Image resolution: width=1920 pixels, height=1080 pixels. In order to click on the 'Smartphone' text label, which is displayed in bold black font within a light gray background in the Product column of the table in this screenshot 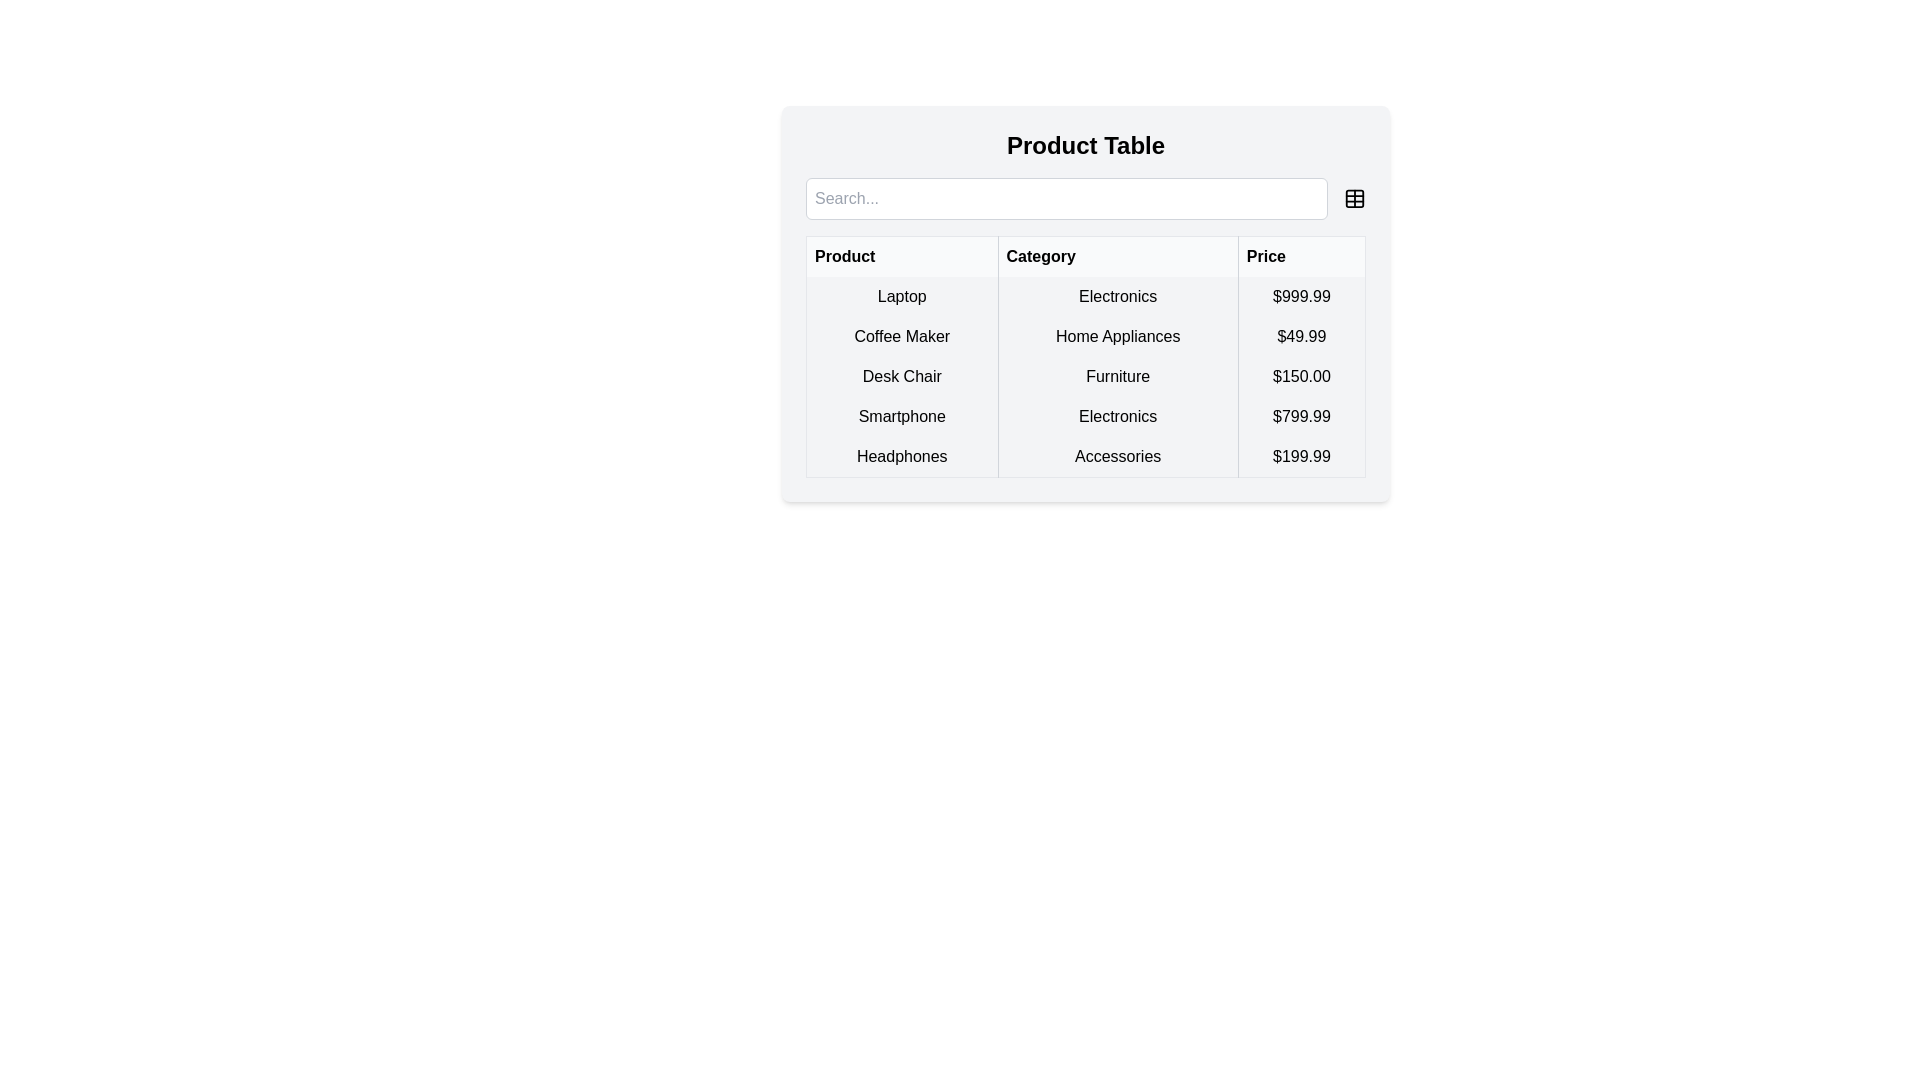, I will do `click(901, 415)`.